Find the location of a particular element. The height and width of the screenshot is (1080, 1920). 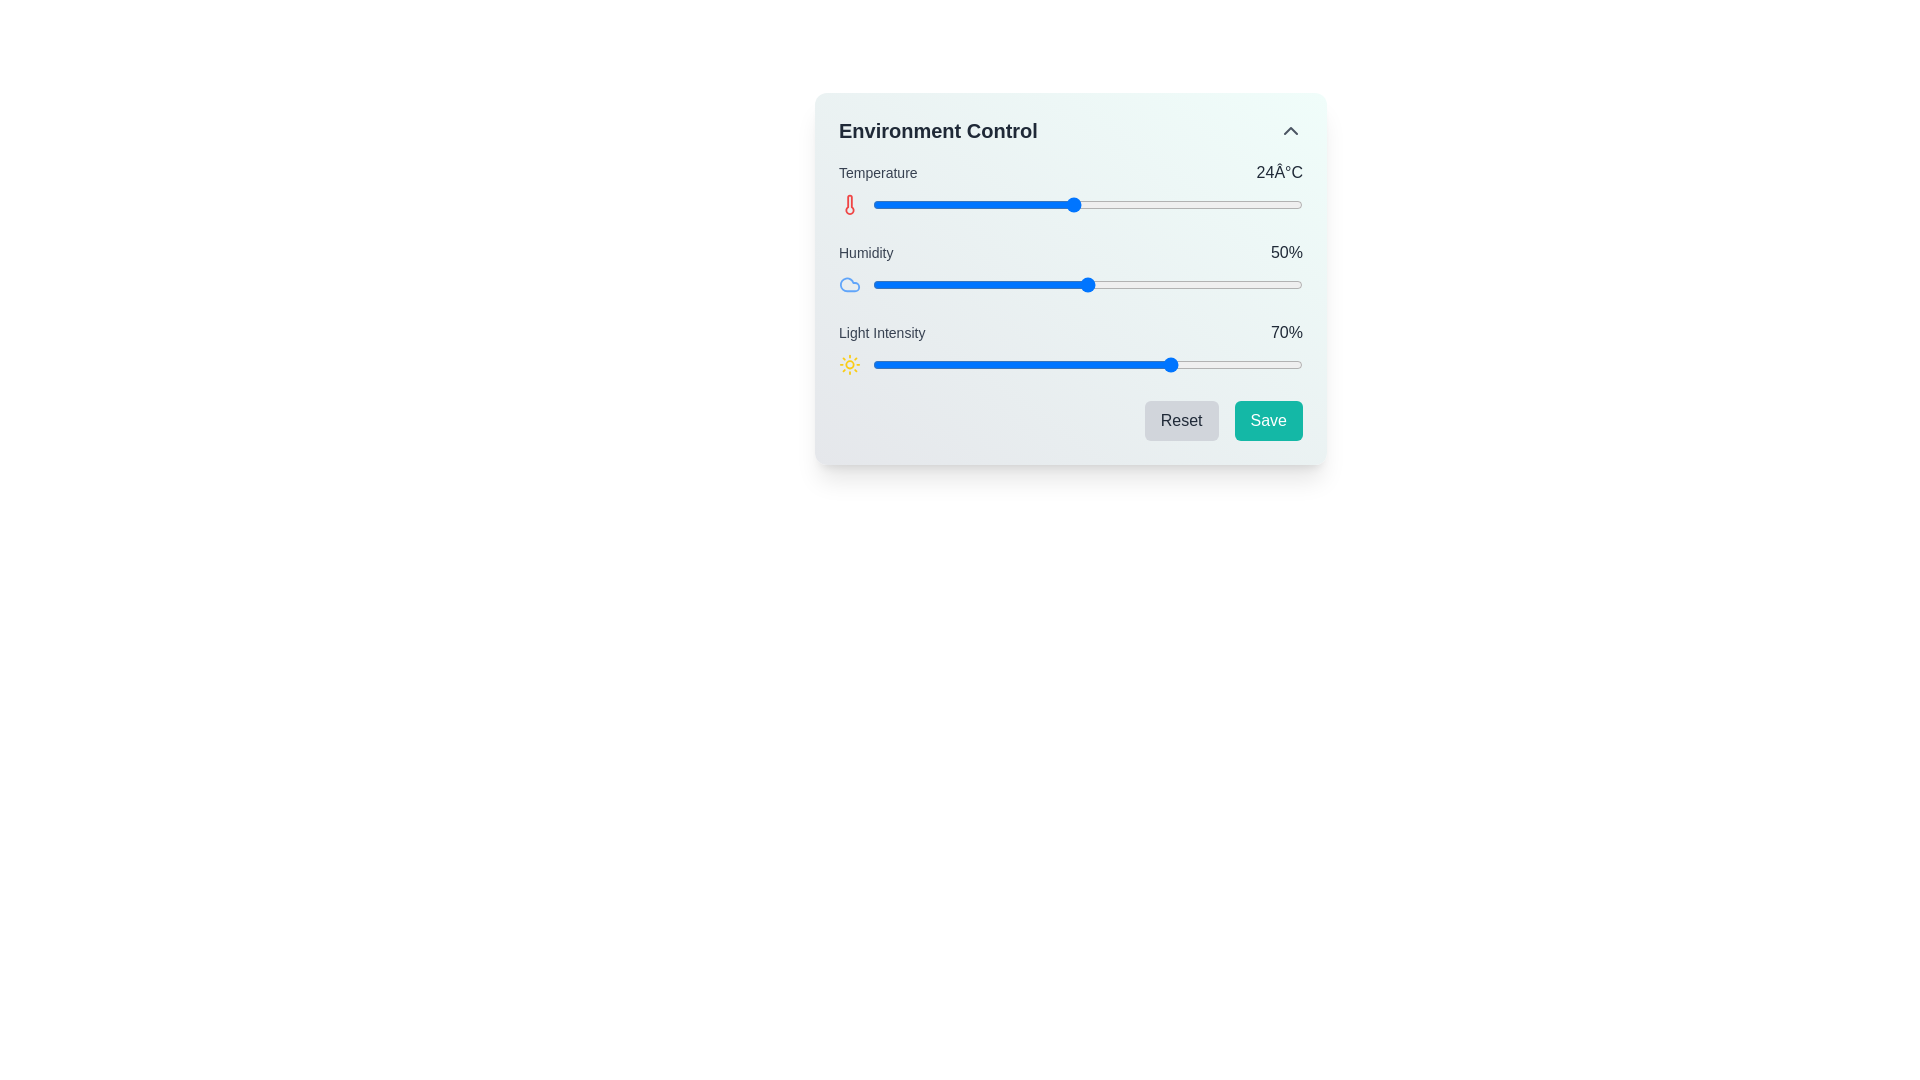

light intensity is located at coordinates (1082, 365).